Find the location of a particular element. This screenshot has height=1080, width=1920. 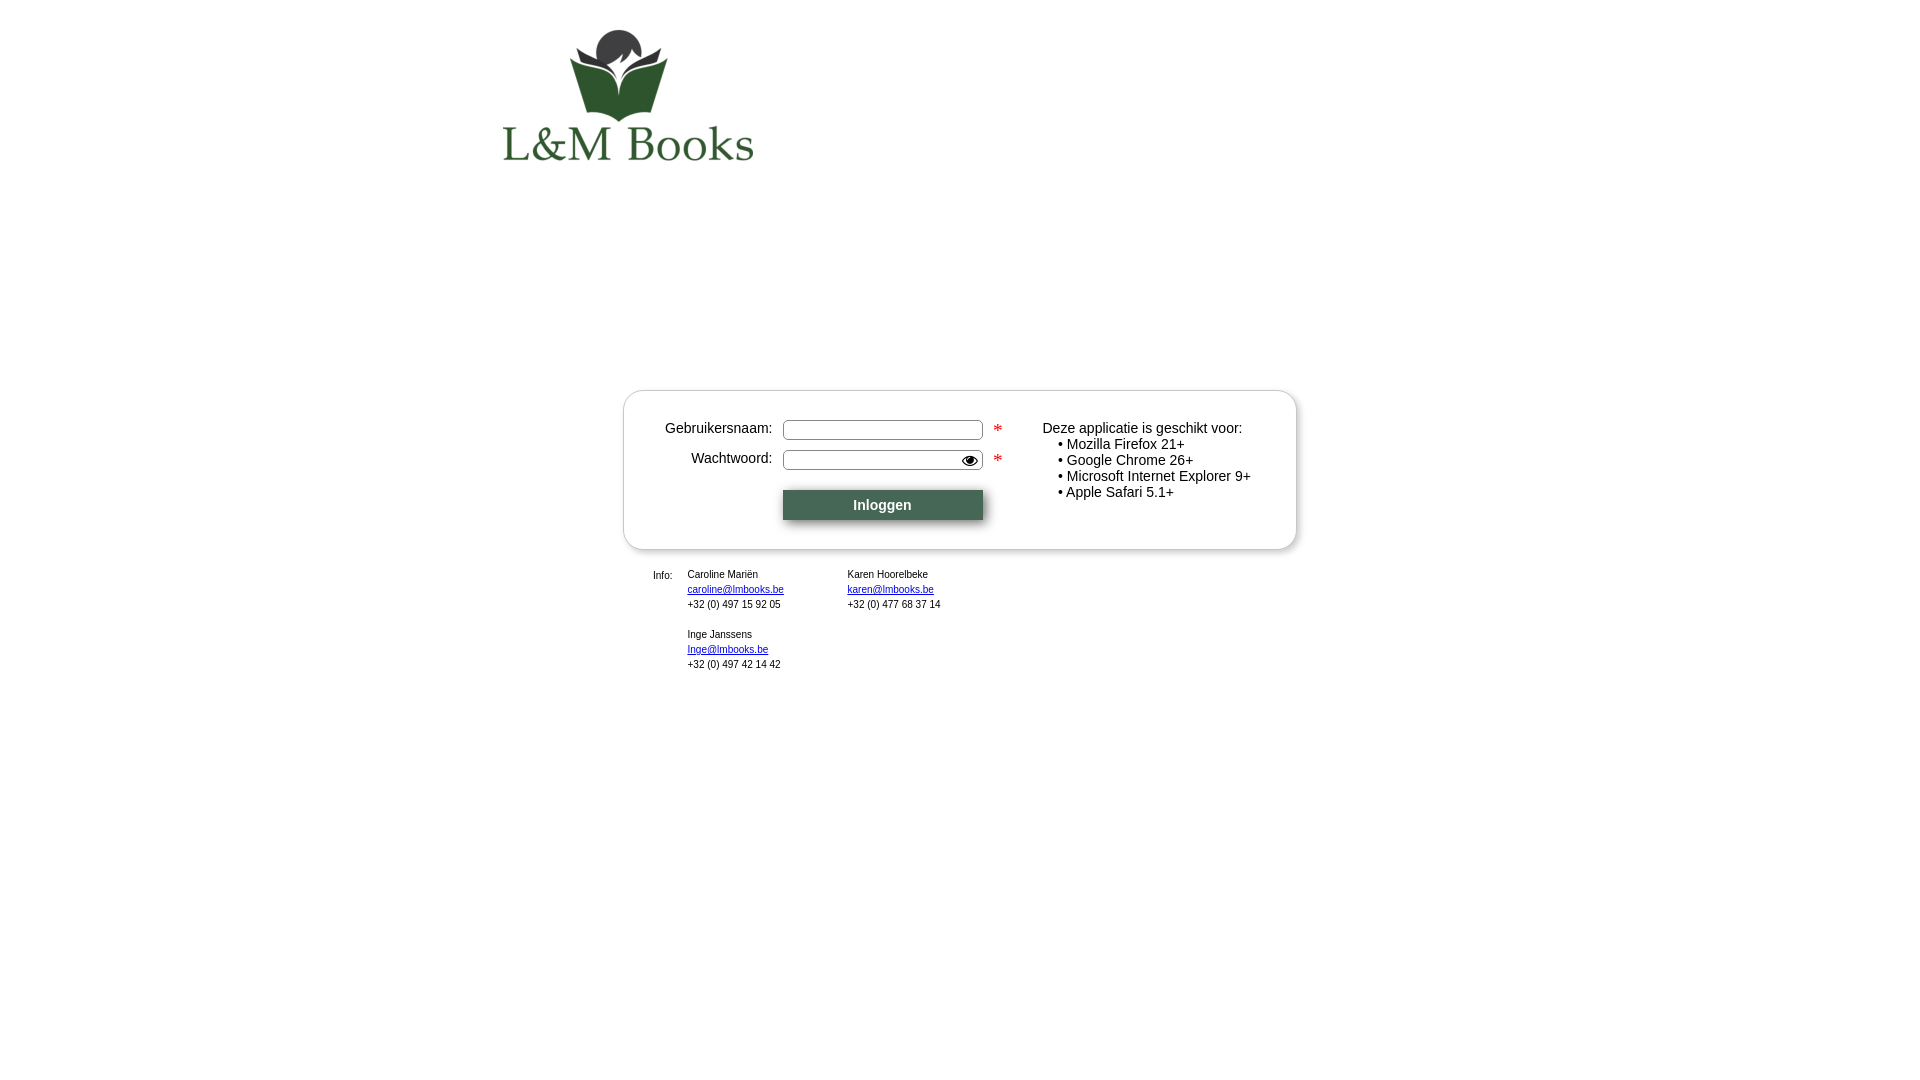

'caroline@lmbooks.be' is located at coordinates (786, 590).